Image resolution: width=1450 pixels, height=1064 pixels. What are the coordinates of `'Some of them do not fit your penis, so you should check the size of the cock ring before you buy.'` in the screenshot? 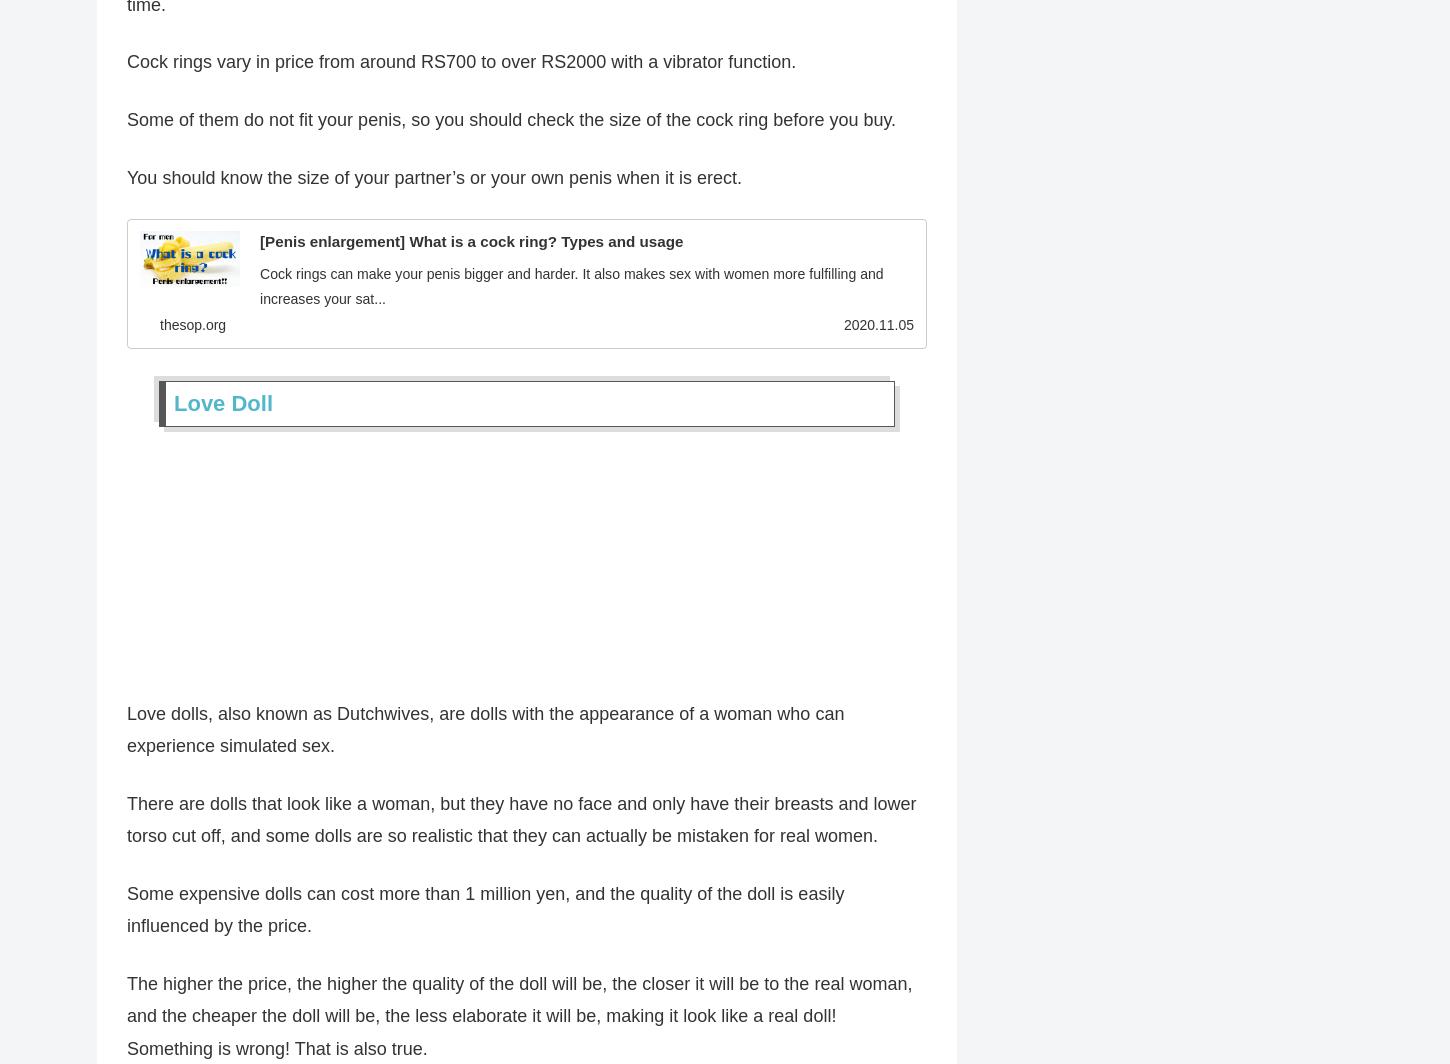 It's located at (511, 122).